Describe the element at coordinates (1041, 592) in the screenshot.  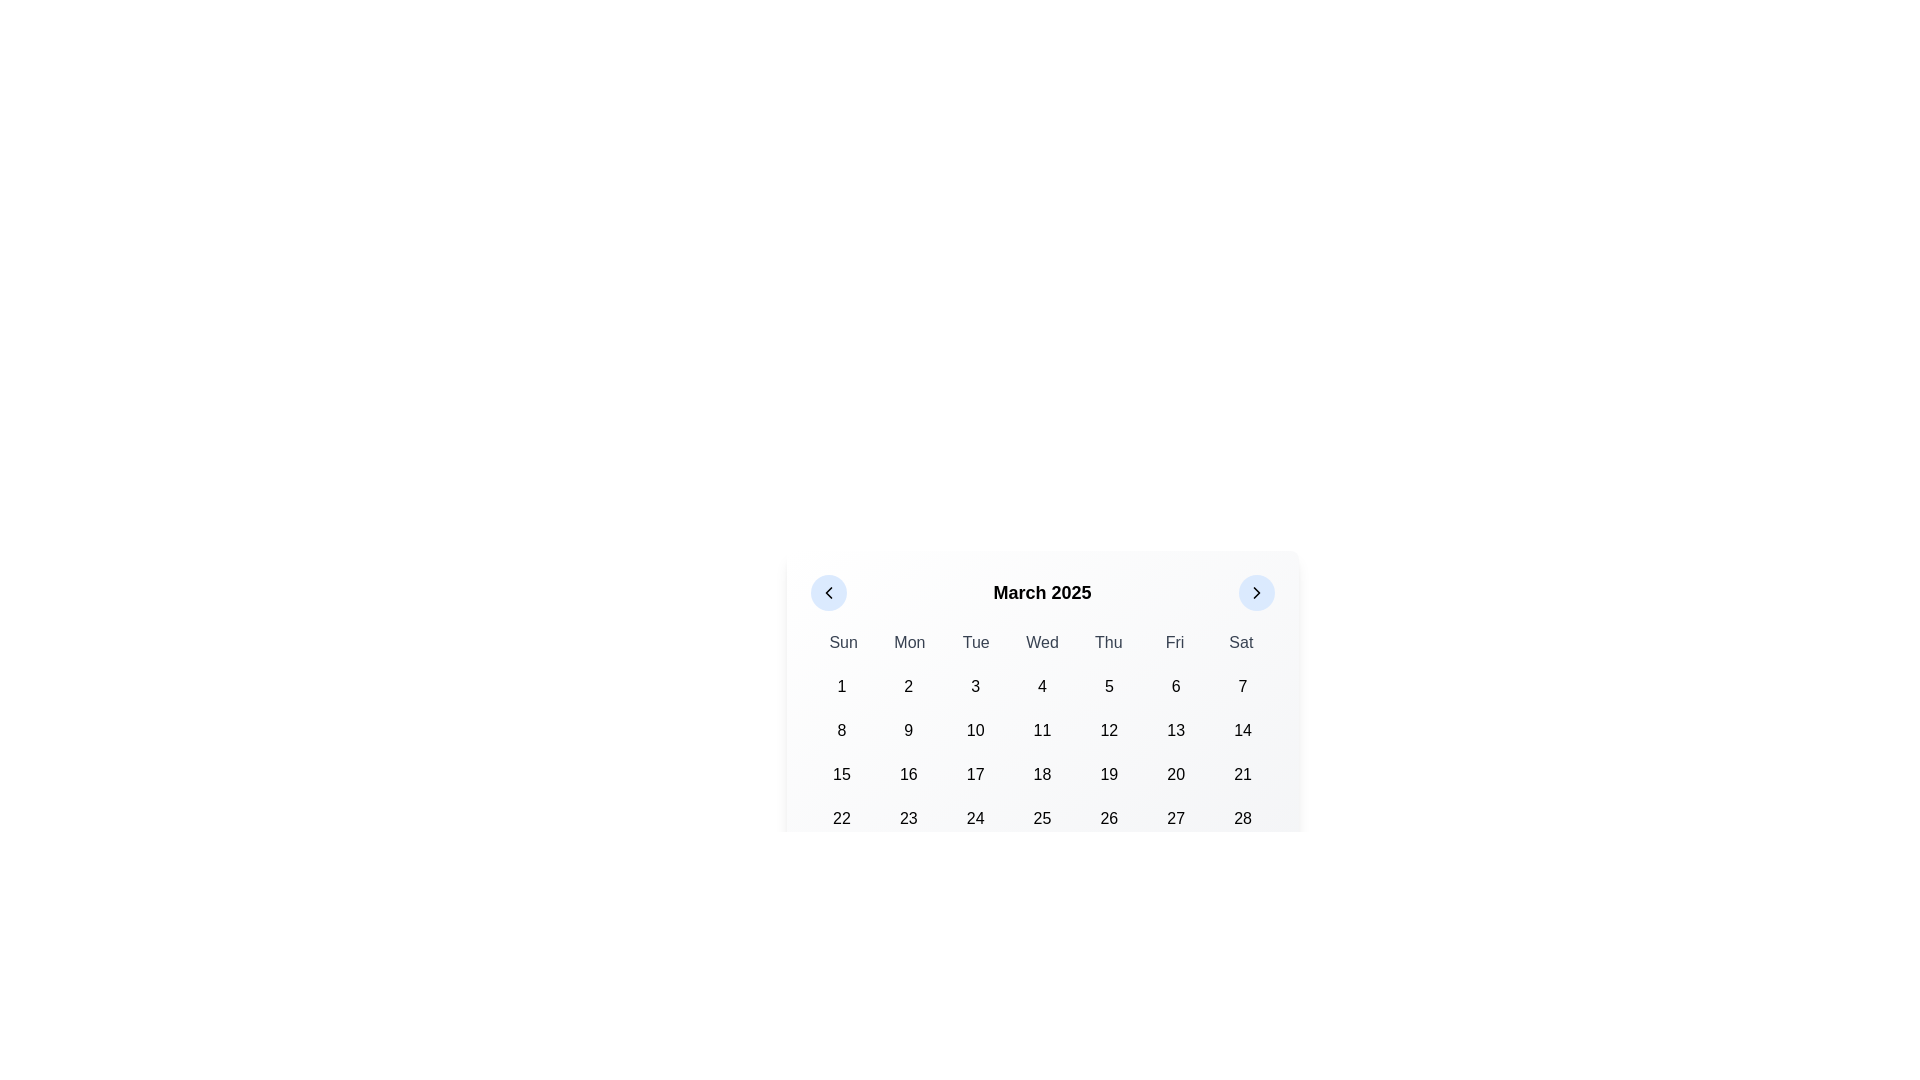
I see `the text label displaying the current month and year in the calendar interface` at that location.